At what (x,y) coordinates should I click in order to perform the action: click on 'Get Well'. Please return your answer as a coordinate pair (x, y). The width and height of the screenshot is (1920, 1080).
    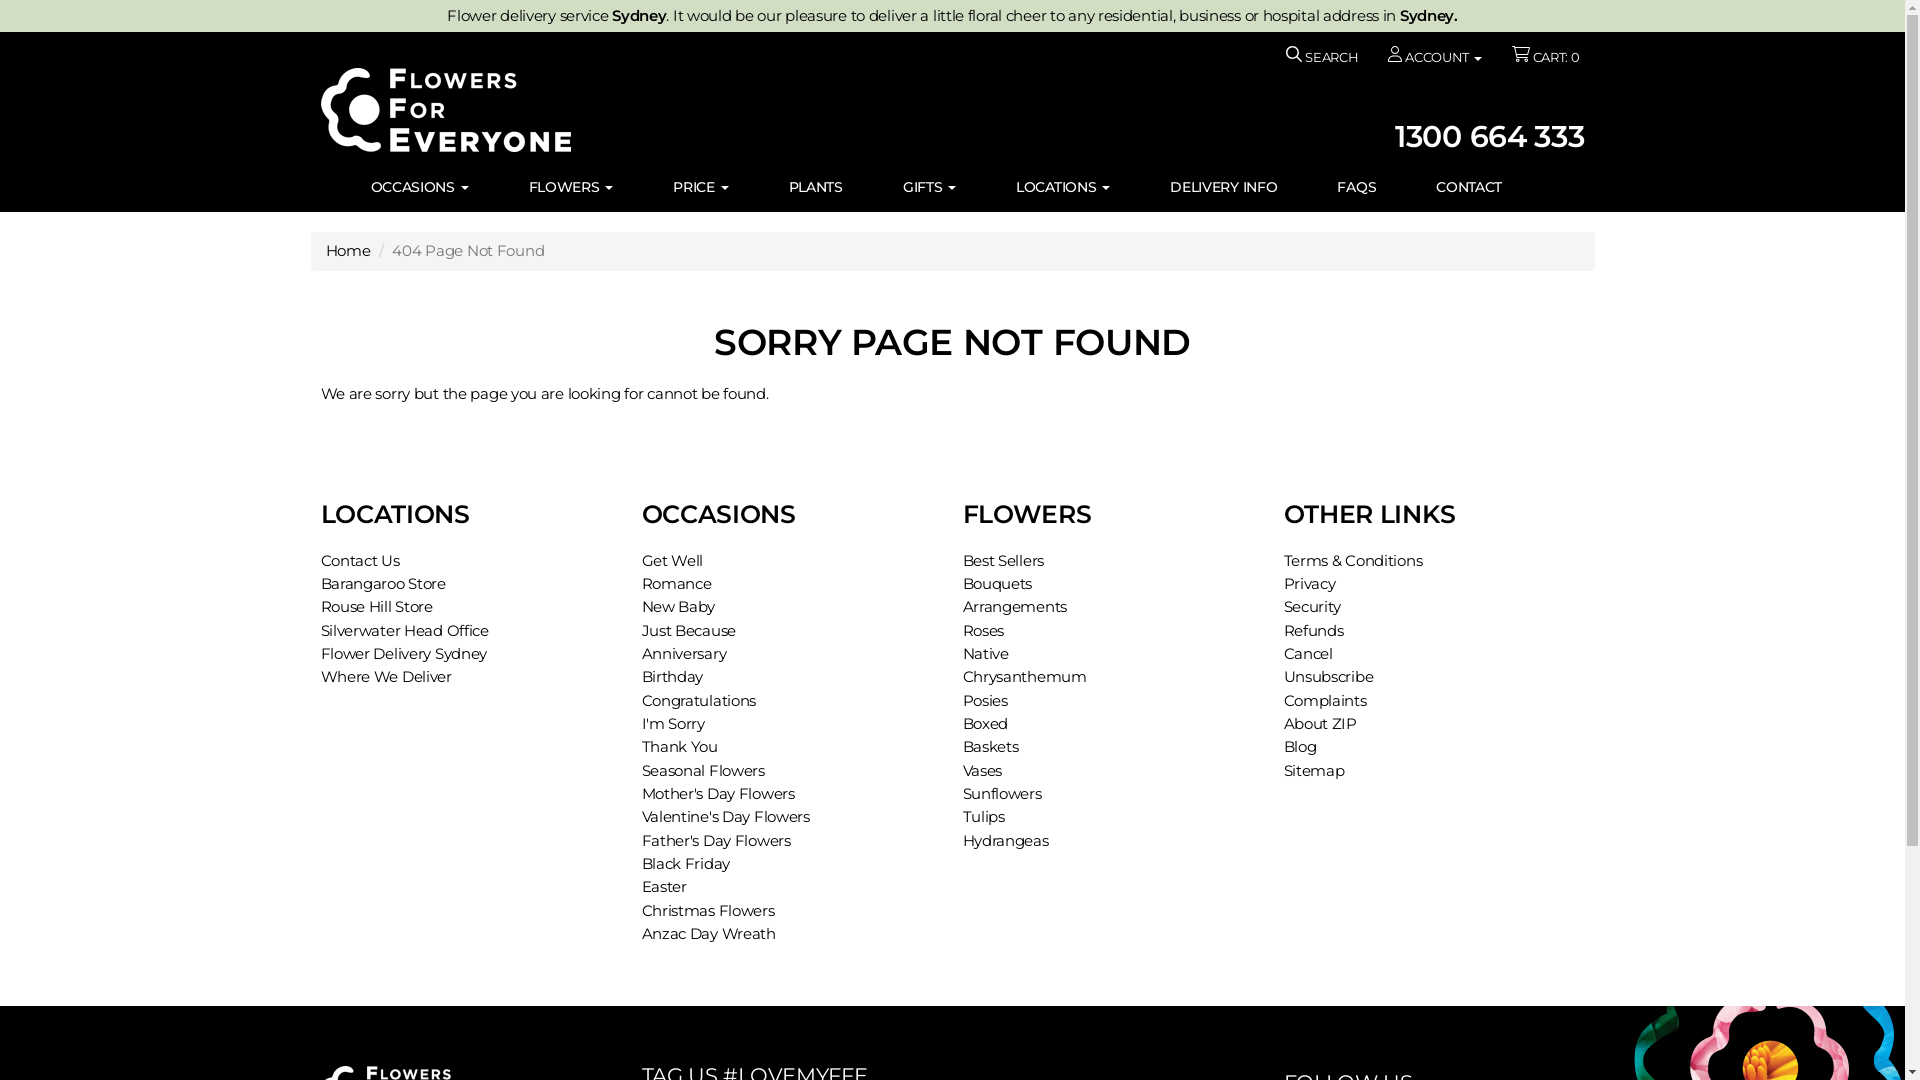
    Looking at the image, I should click on (642, 560).